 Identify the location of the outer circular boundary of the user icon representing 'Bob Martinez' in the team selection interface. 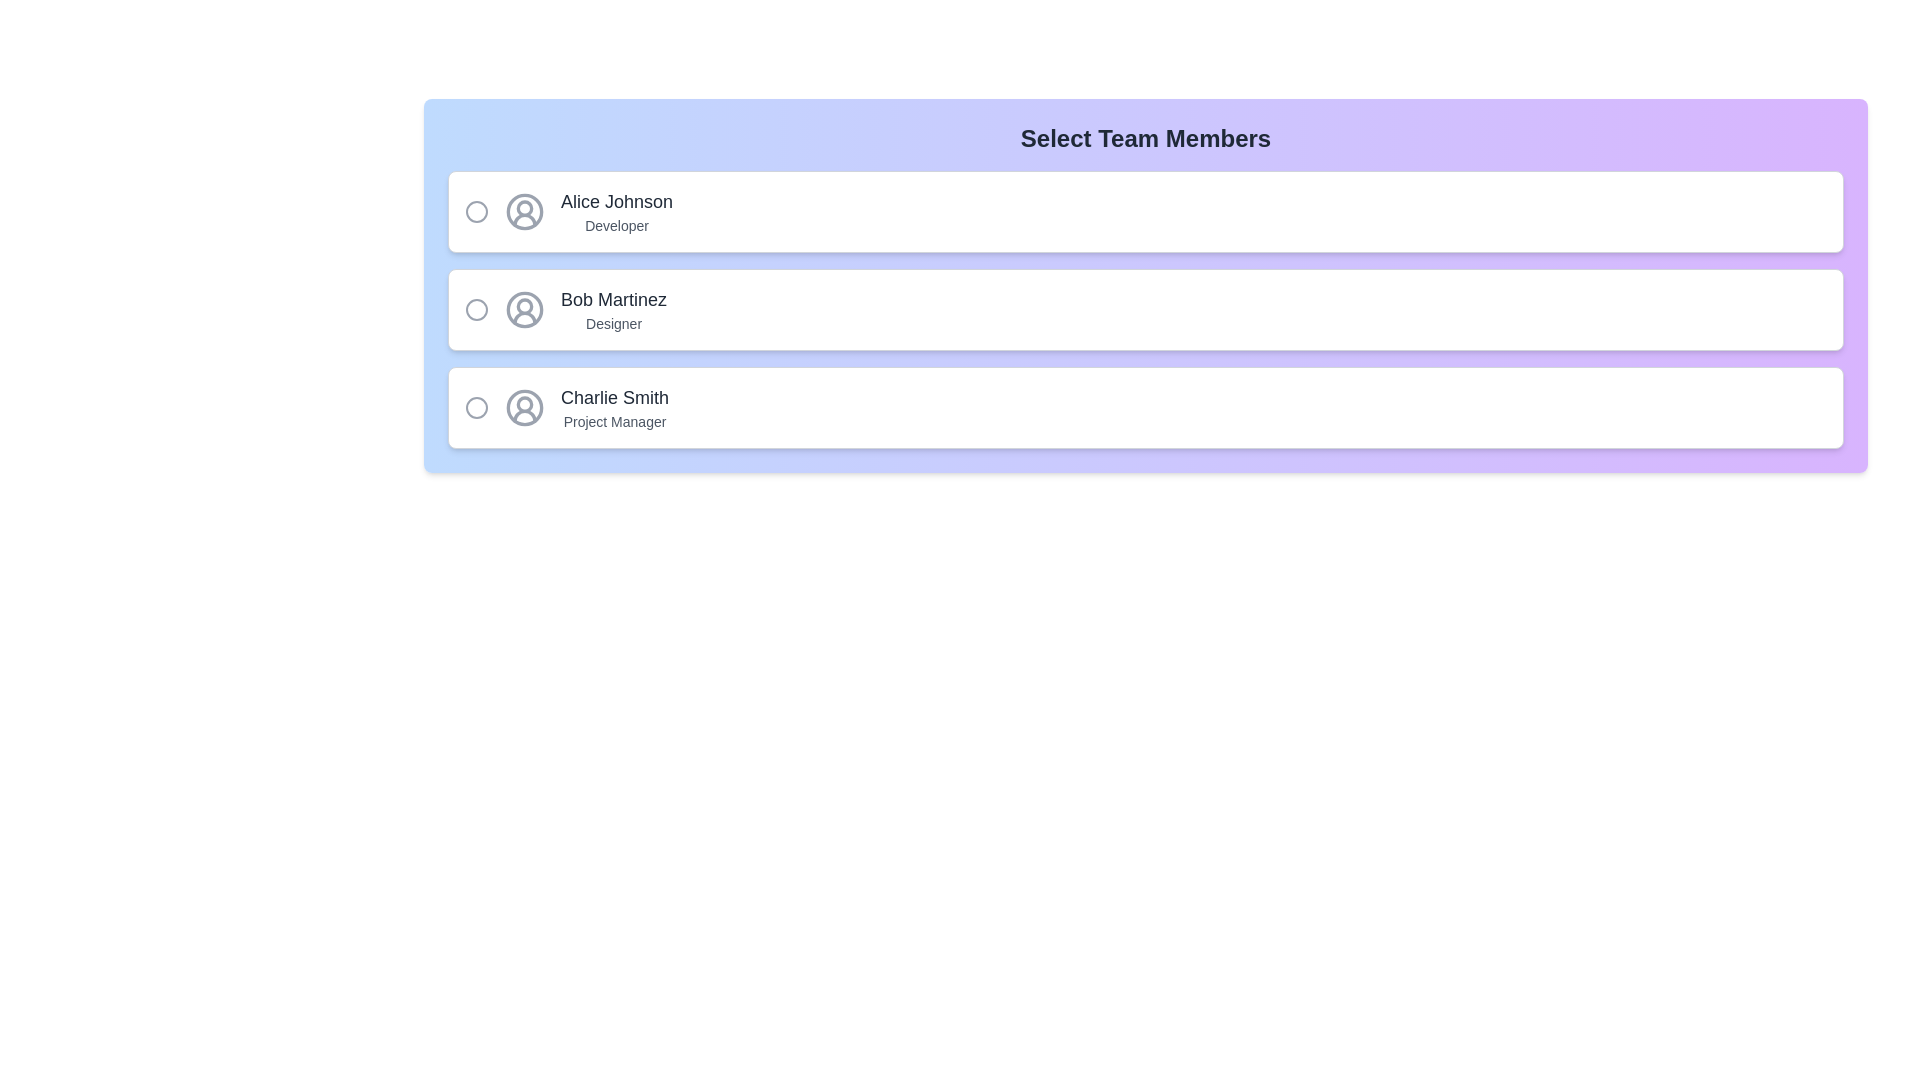
(524, 309).